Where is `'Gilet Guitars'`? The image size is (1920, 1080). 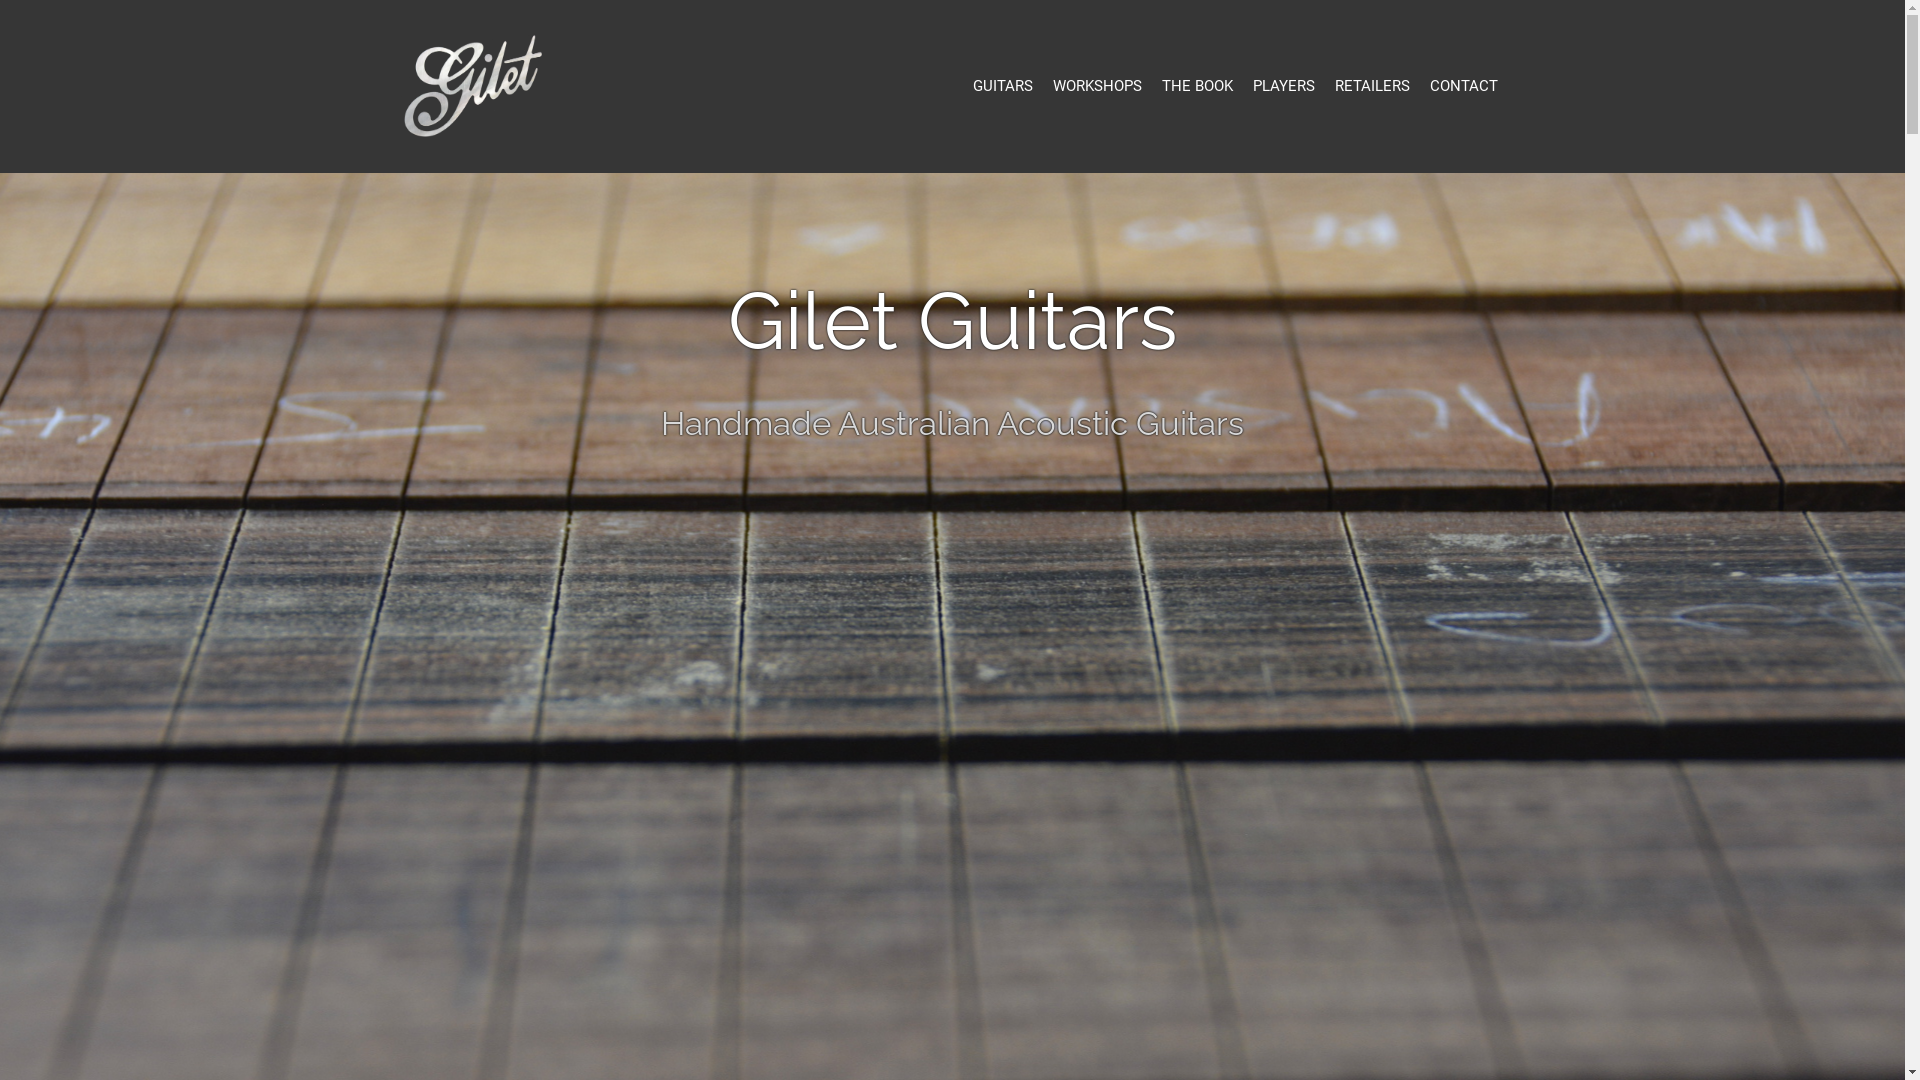
'Gilet Guitars' is located at coordinates (398, 83).